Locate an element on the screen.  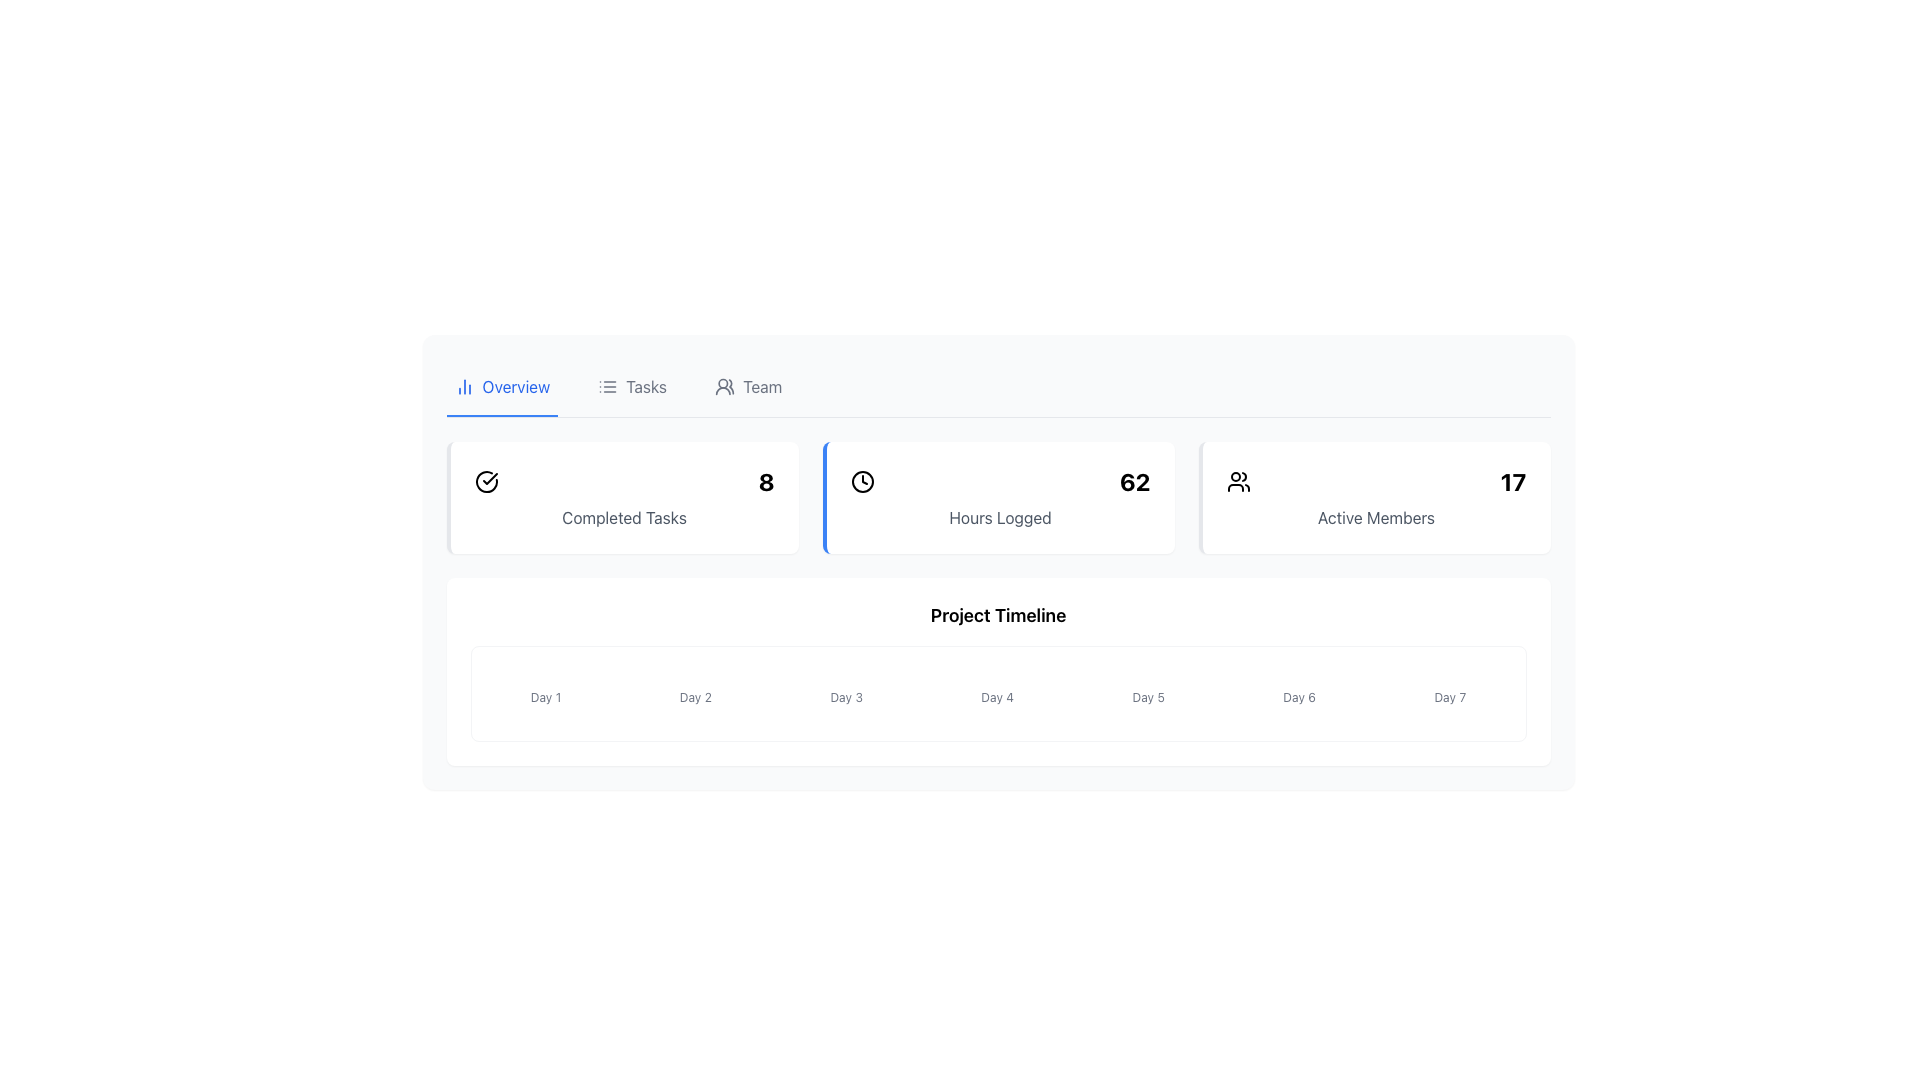
the 'Day 1' label with a circular marker, which is the first element in a horizontally-aligned list of days is located at coordinates (546, 693).